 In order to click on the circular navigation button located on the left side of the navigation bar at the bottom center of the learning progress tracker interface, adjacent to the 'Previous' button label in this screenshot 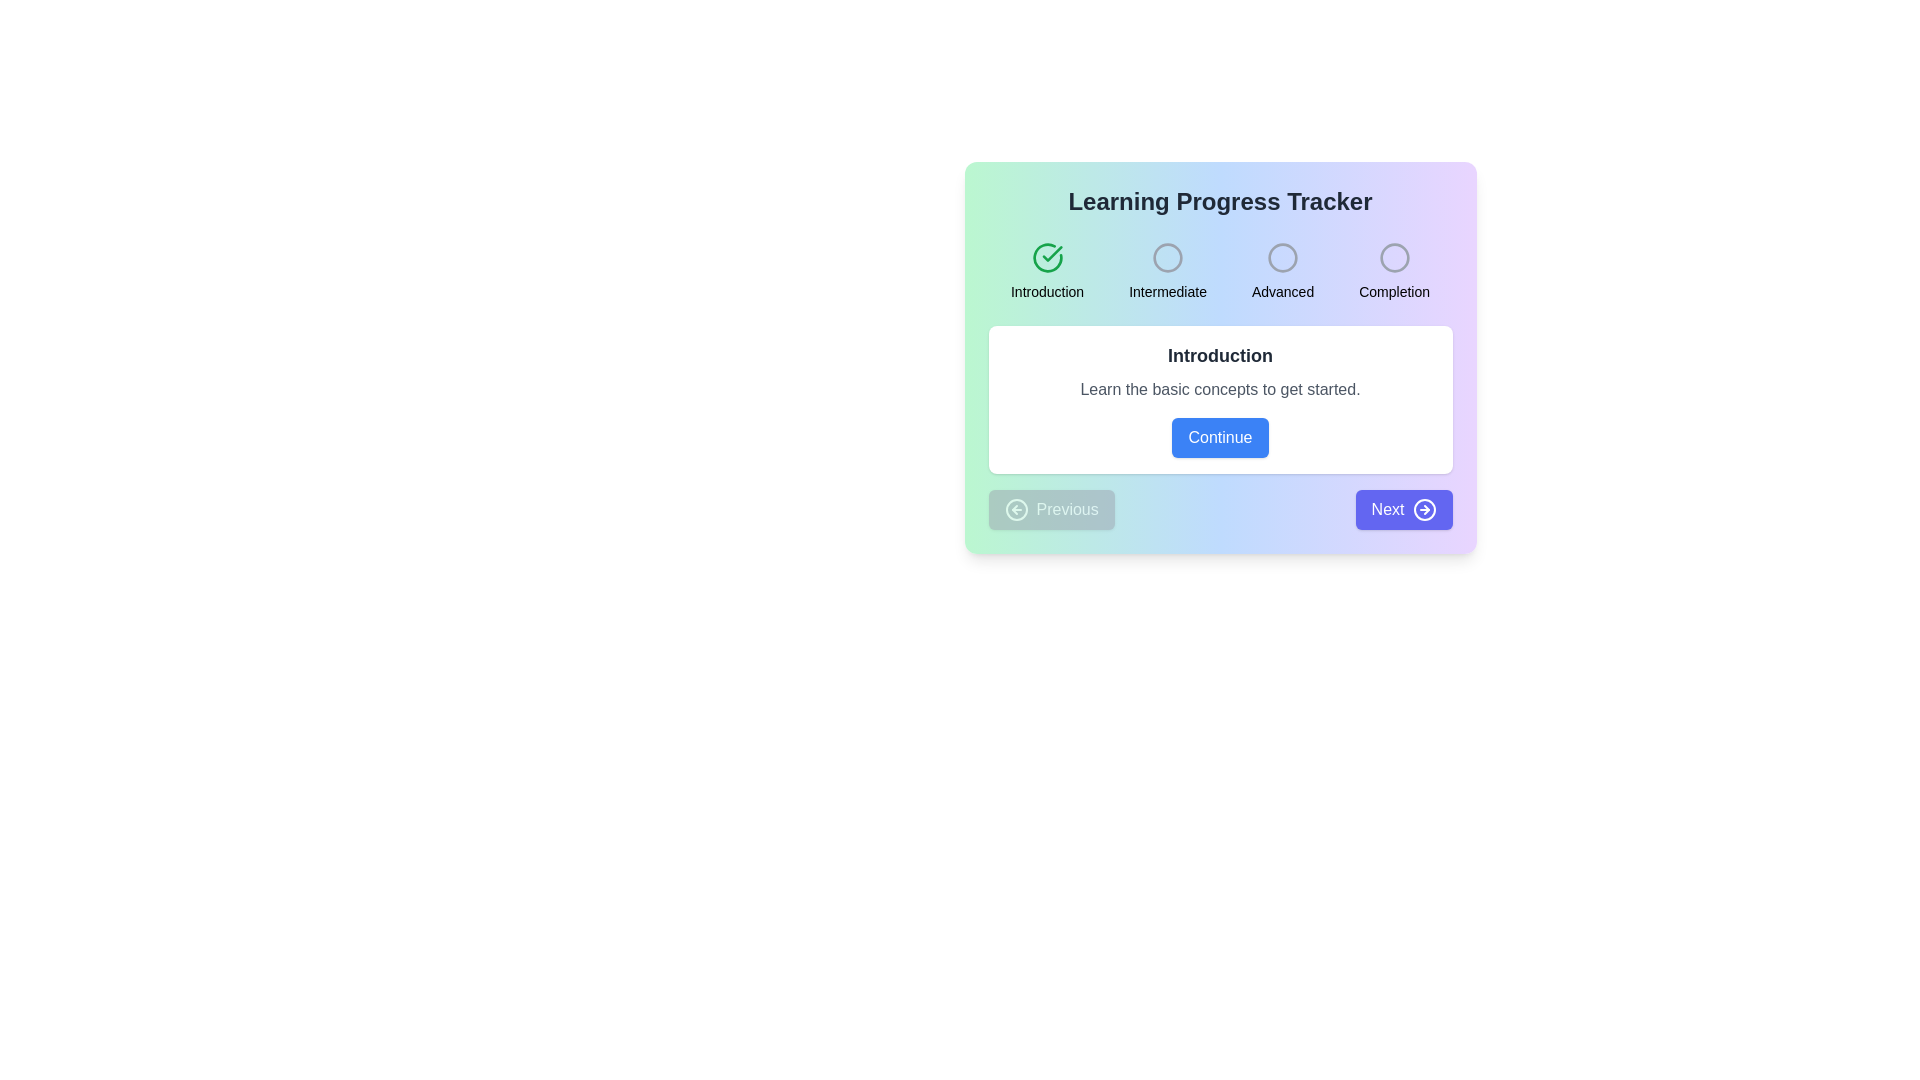, I will do `click(1016, 508)`.